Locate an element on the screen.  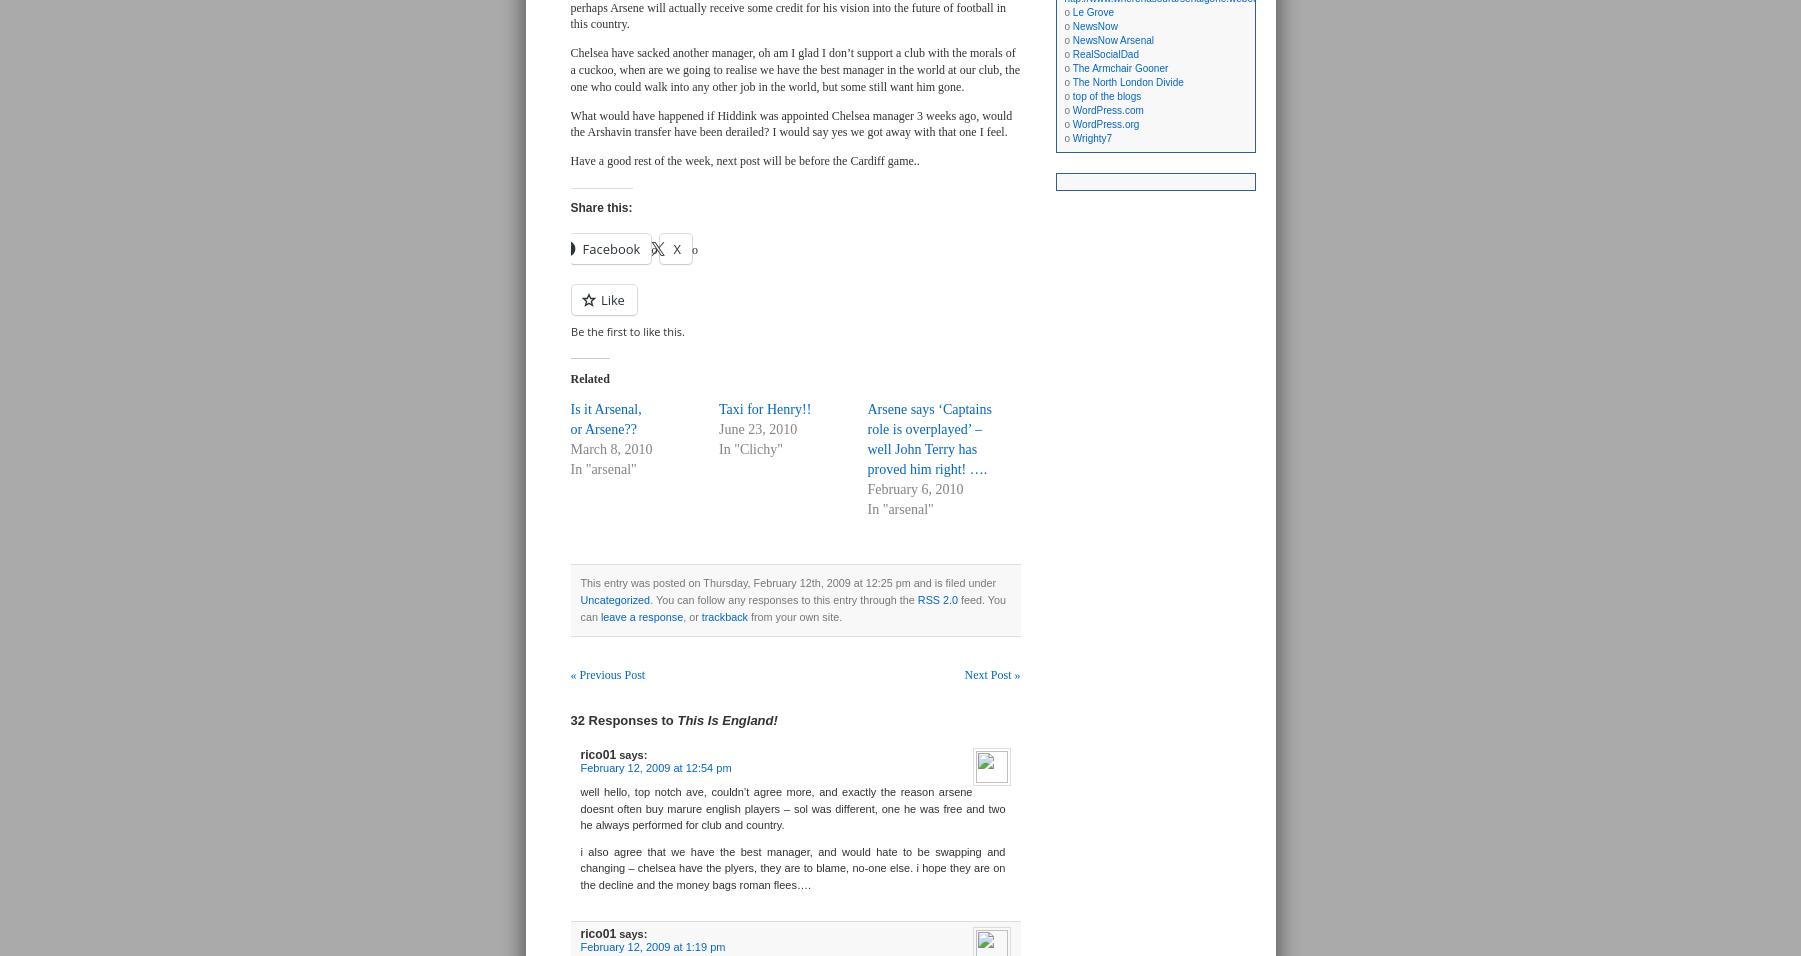
'leave a response' is located at coordinates (640, 616).